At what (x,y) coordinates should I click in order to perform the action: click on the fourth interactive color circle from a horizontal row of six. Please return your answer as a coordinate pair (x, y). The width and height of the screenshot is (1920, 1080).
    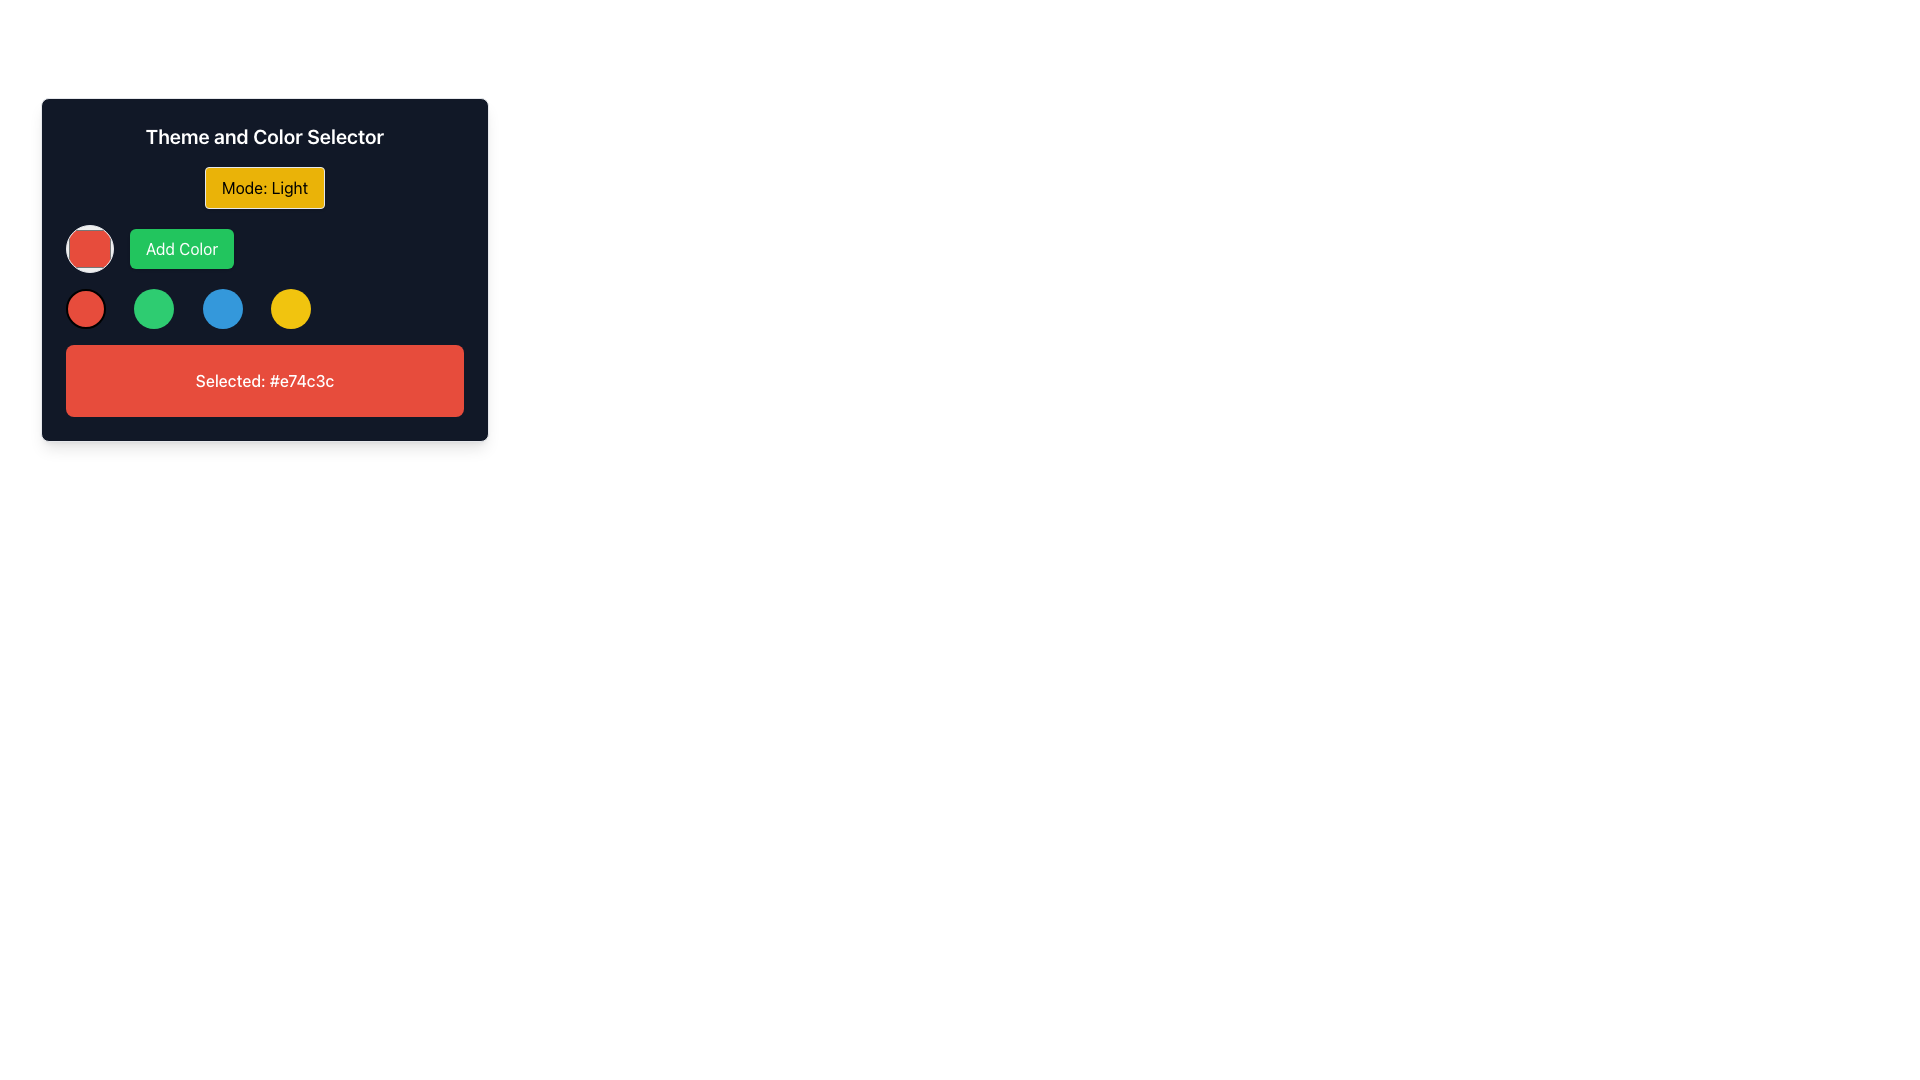
    Looking at the image, I should click on (290, 308).